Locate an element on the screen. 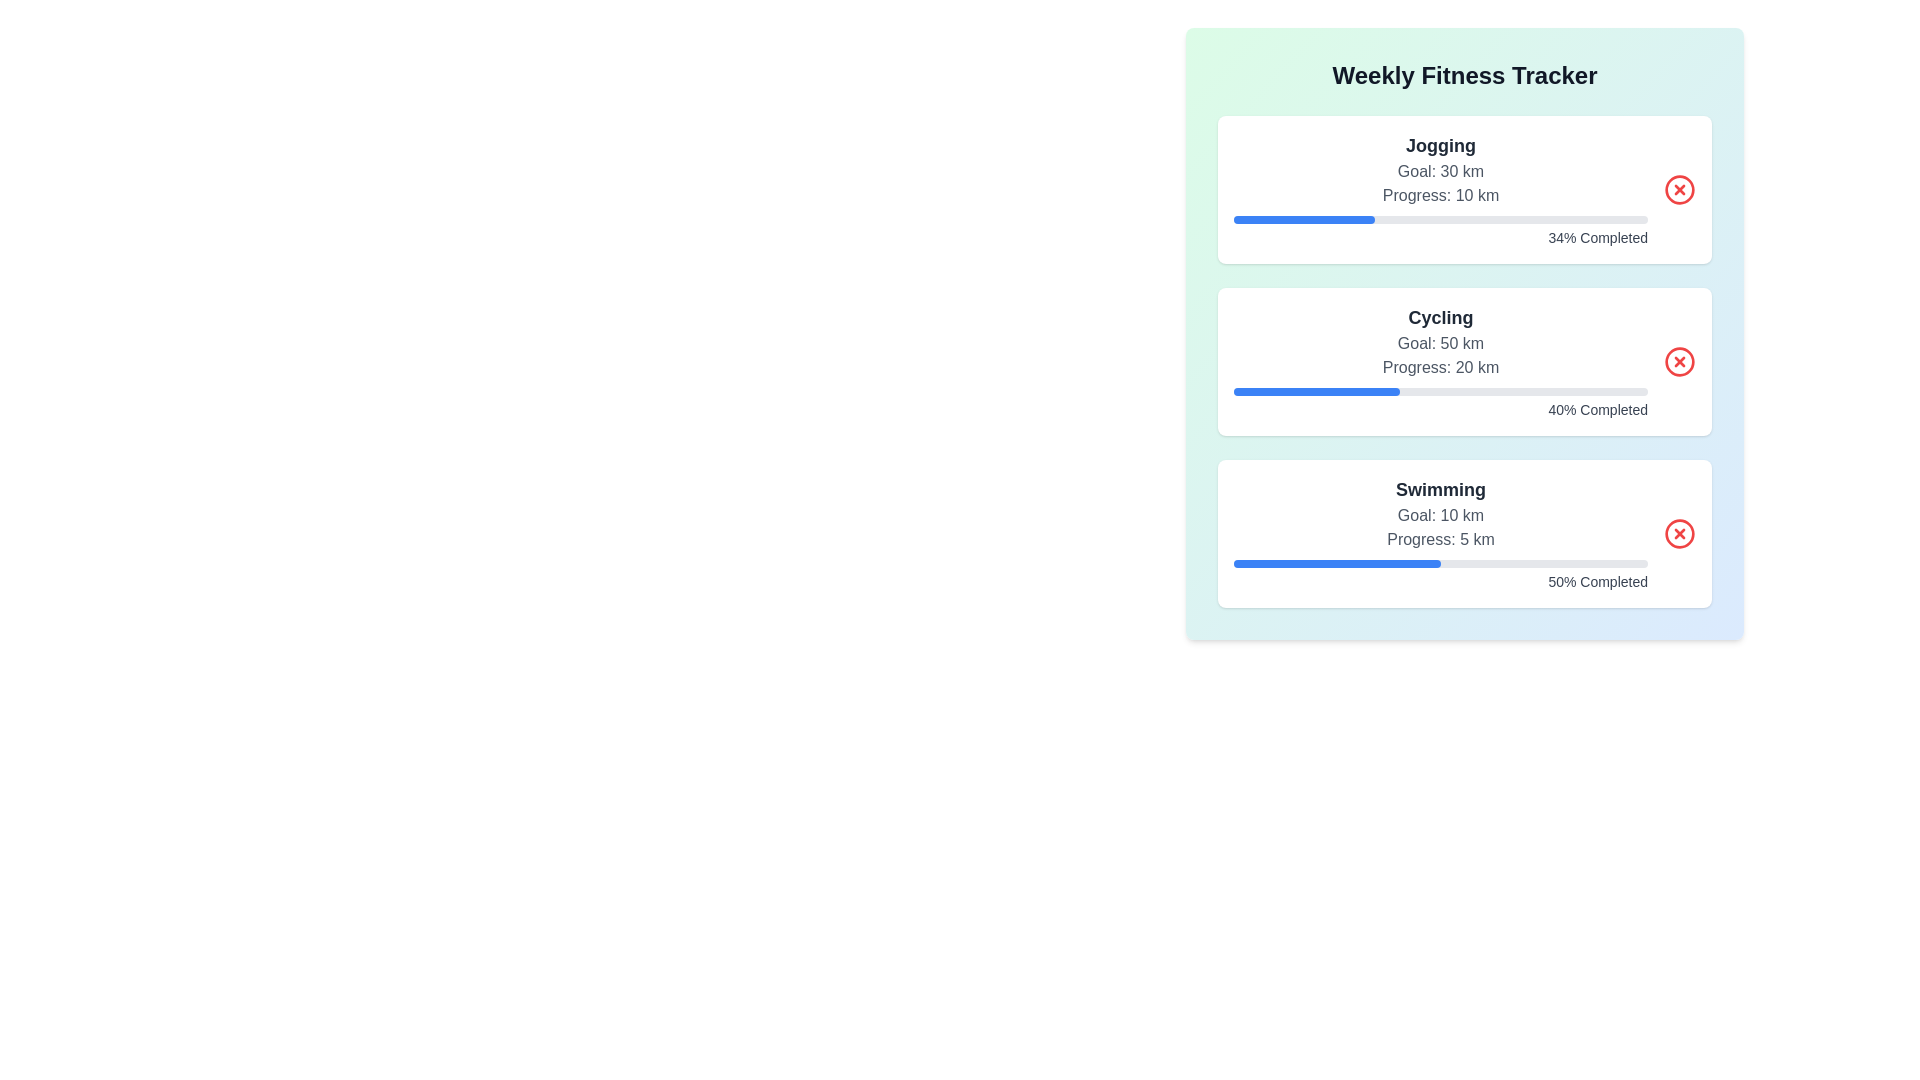  the Progress card in the Weekly Fitness Tracker is located at coordinates (1440, 532).